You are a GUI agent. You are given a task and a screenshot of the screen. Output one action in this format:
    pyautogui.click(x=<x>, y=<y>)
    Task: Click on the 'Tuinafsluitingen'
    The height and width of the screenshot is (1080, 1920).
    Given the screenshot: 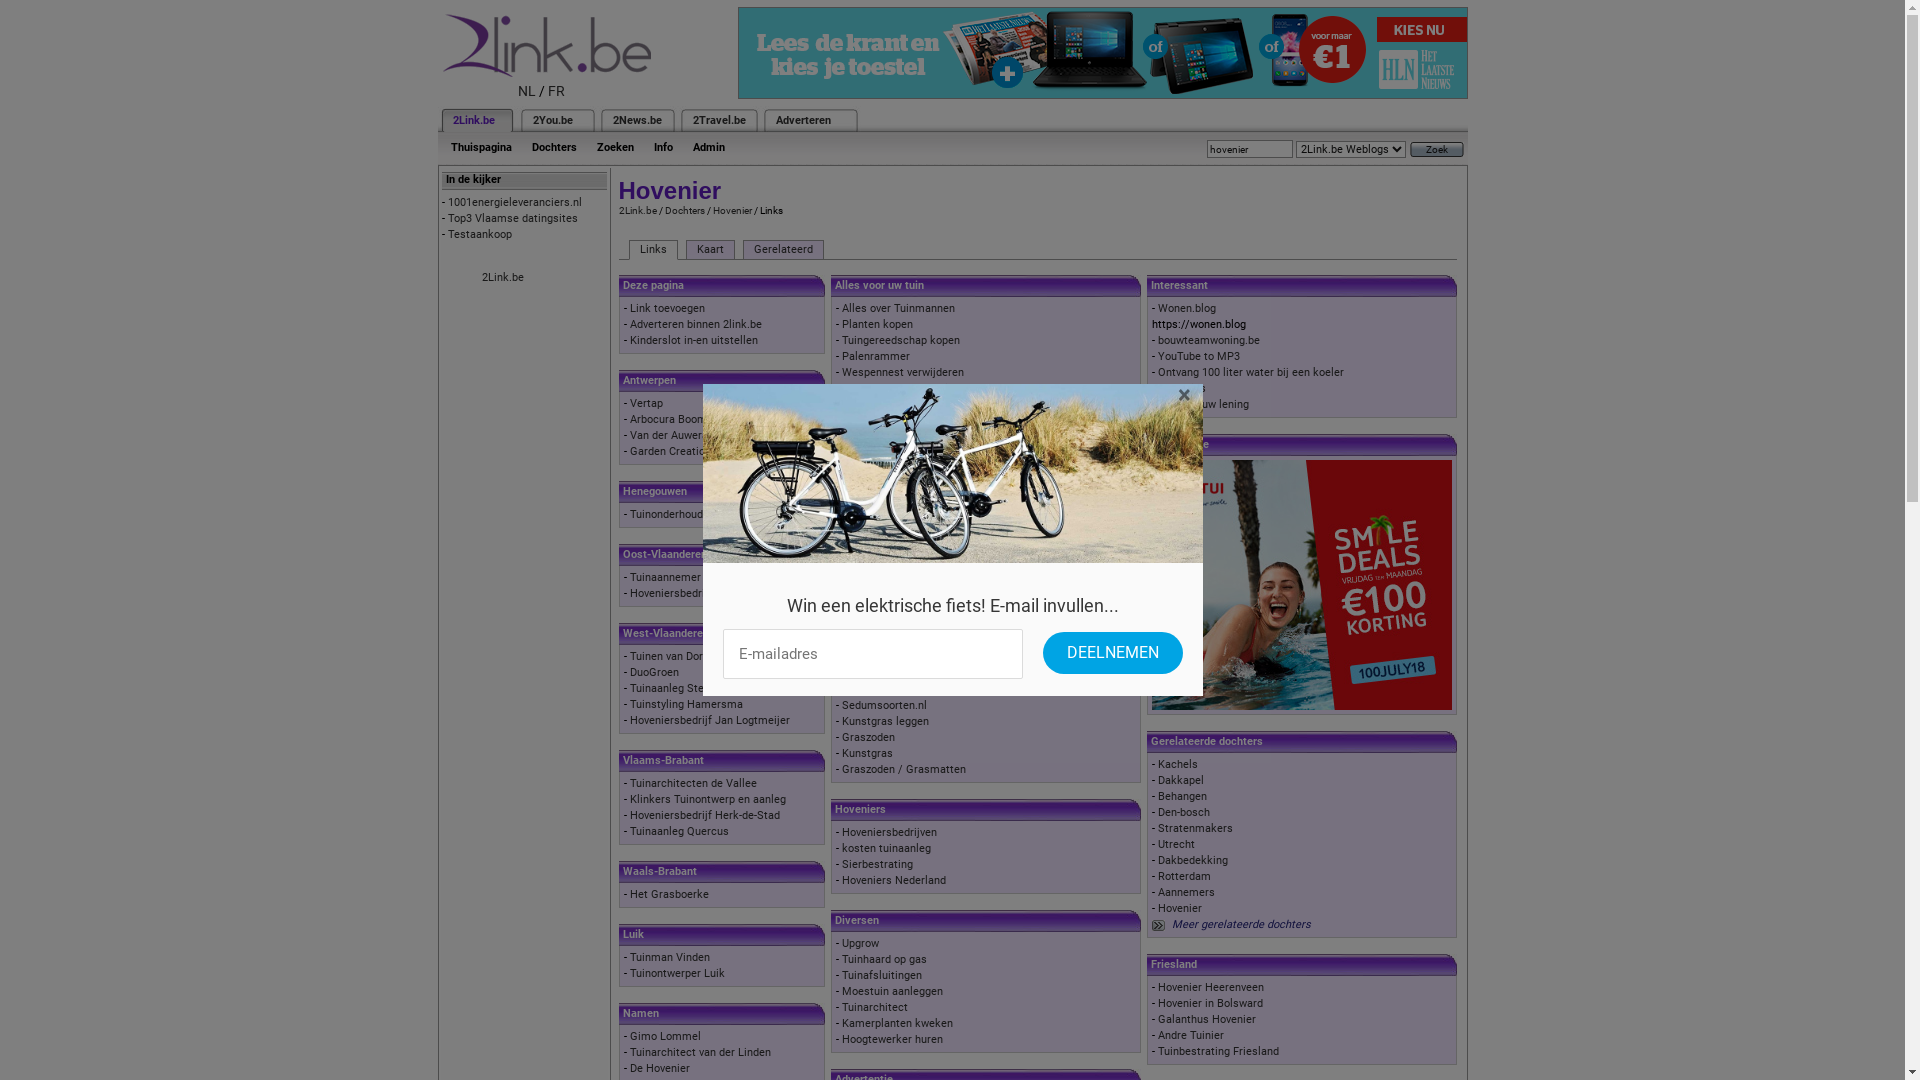 What is the action you would take?
    pyautogui.click(x=881, y=974)
    